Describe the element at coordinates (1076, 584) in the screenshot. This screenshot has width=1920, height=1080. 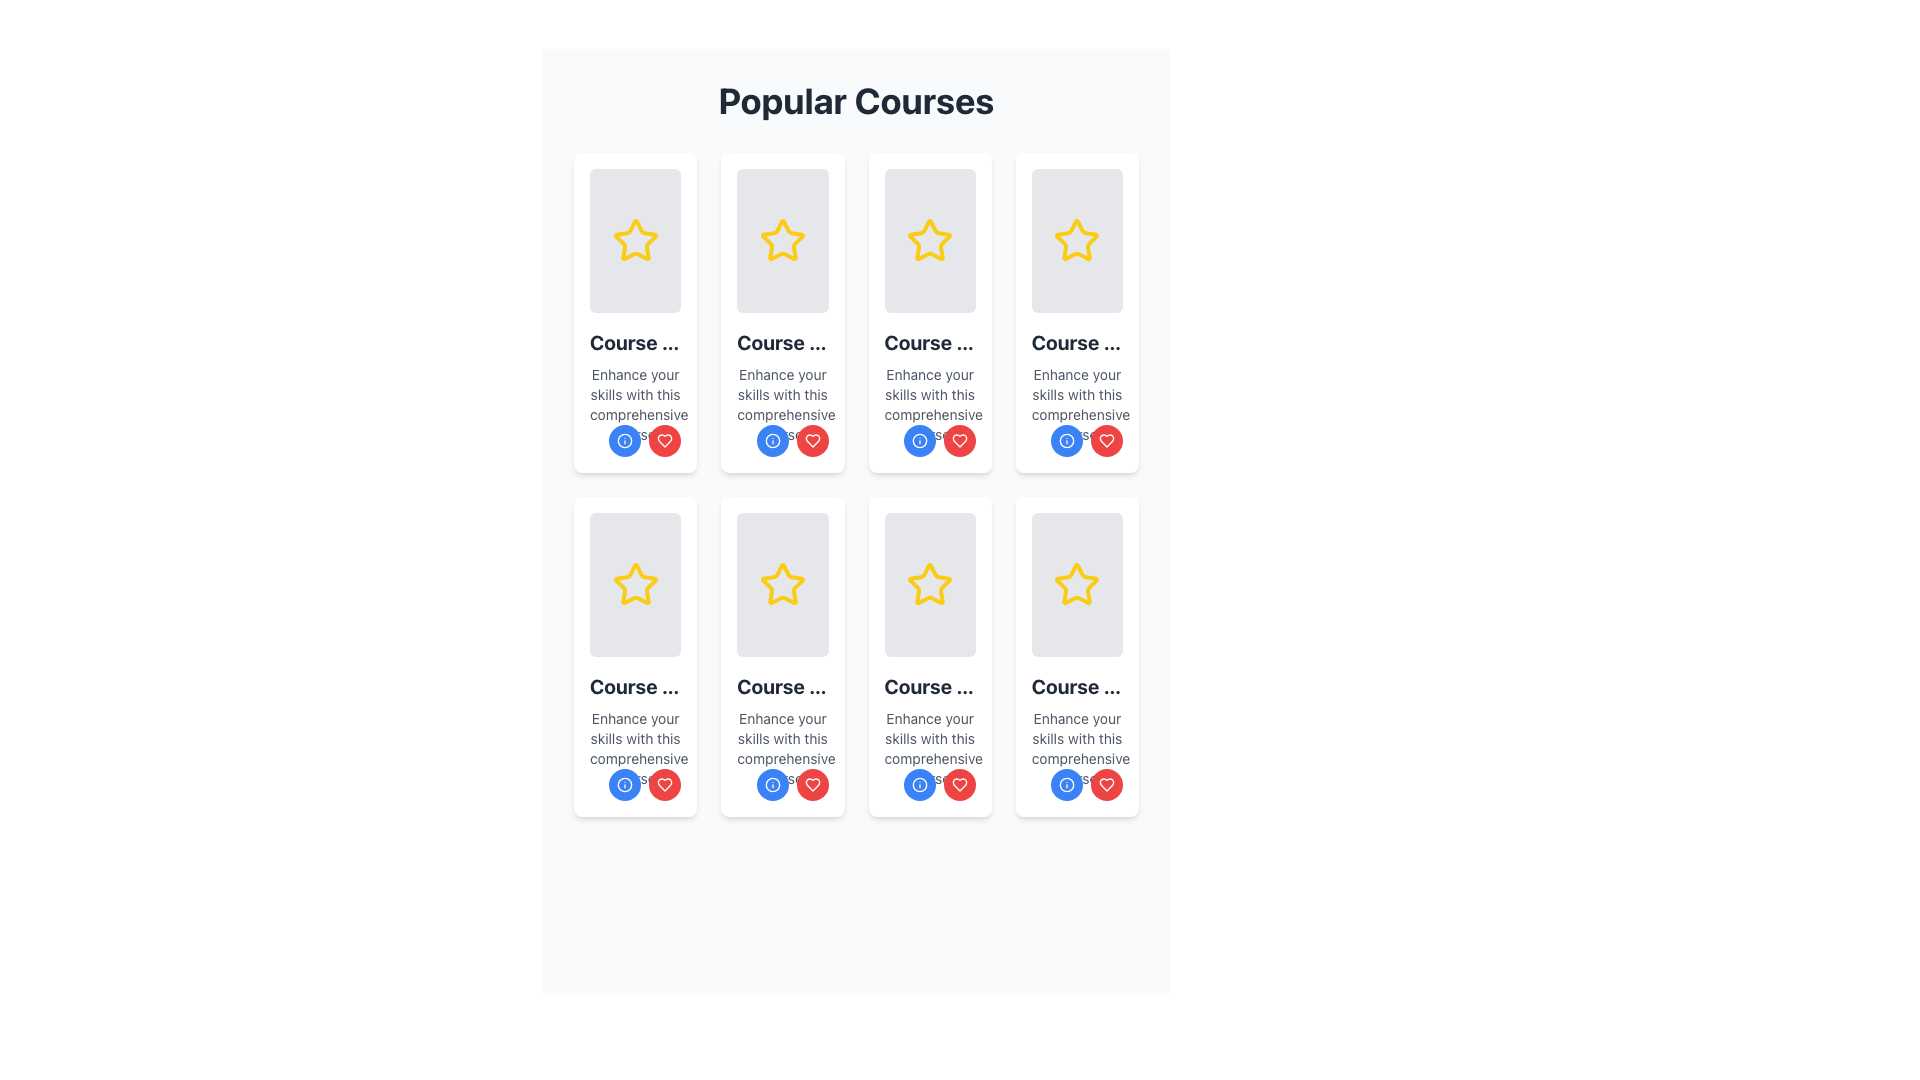
I see `the yellow star icon located at the top-center of the bottom-right card in a 4x2 grid layout` at that location.